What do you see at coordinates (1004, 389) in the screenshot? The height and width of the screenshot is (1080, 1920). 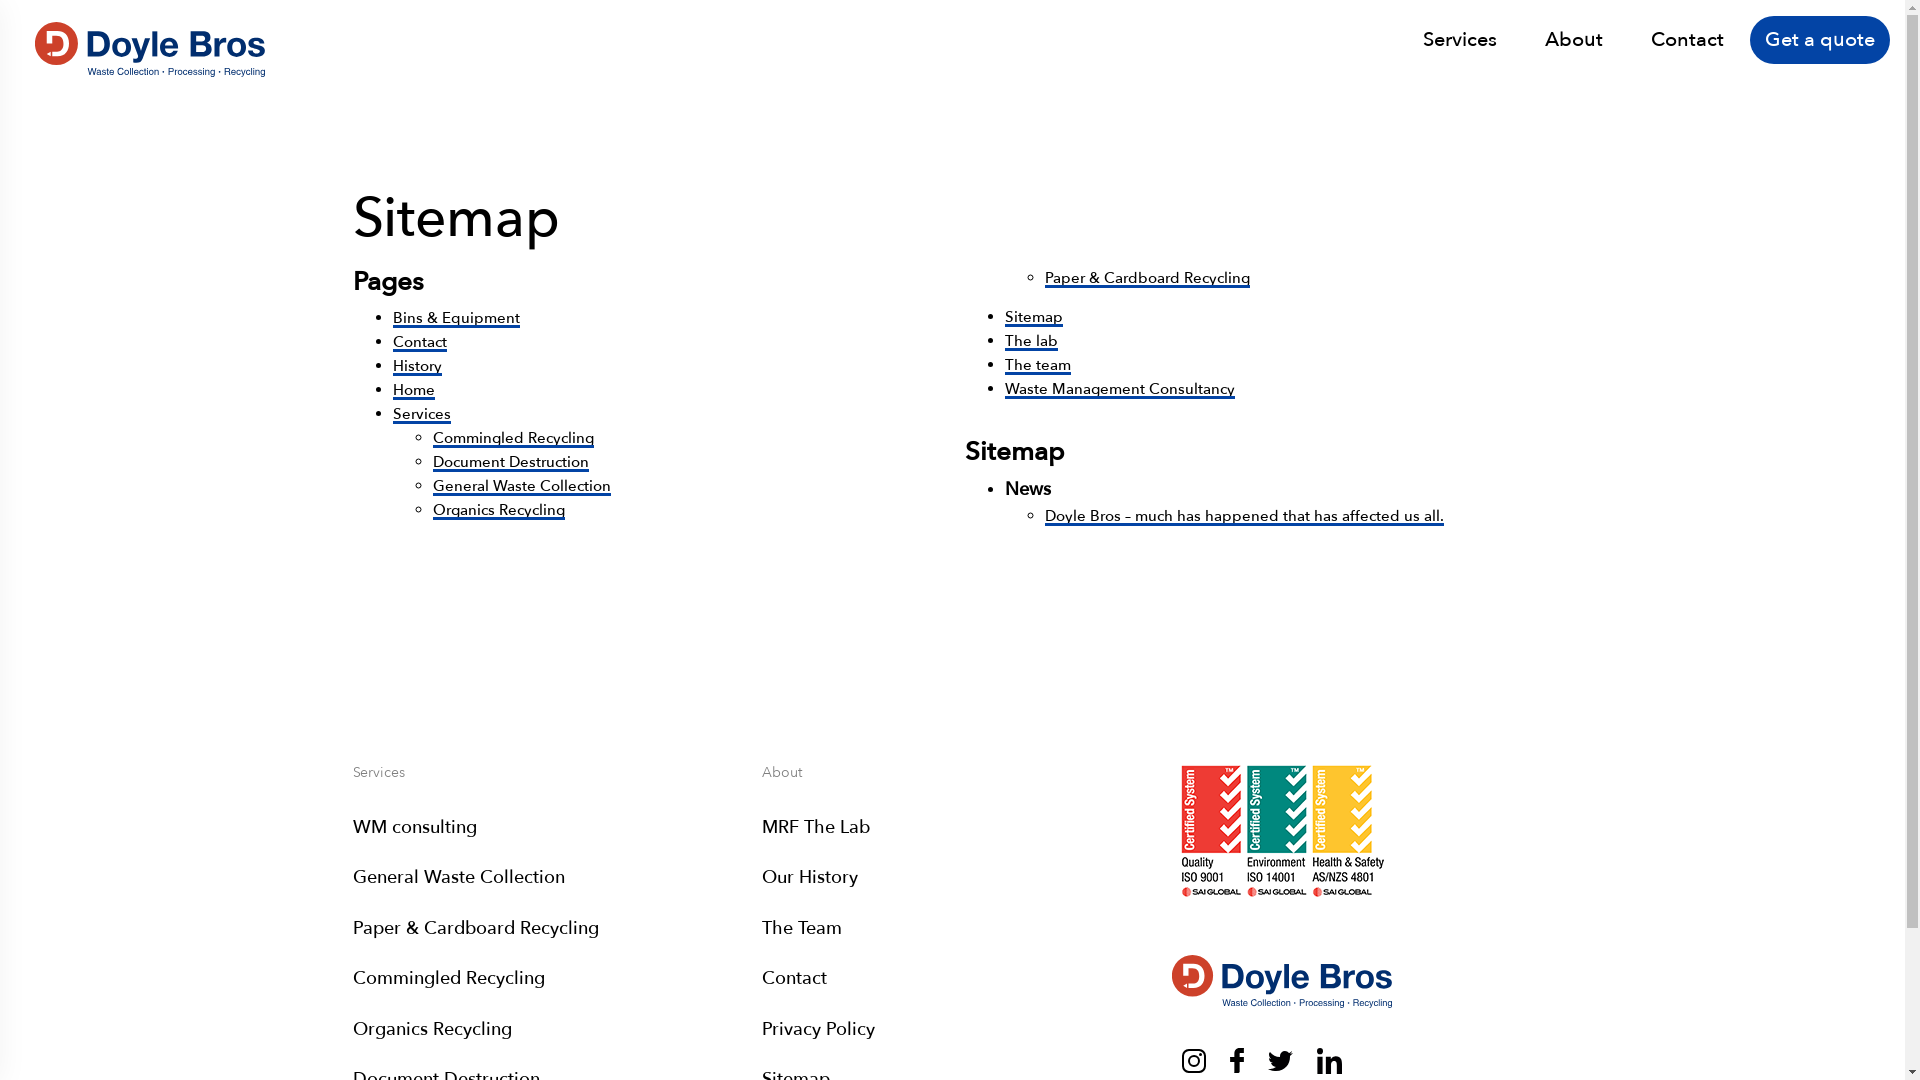 I see `'Waste Management Consultancy'` at bounding box center [1004, 389].